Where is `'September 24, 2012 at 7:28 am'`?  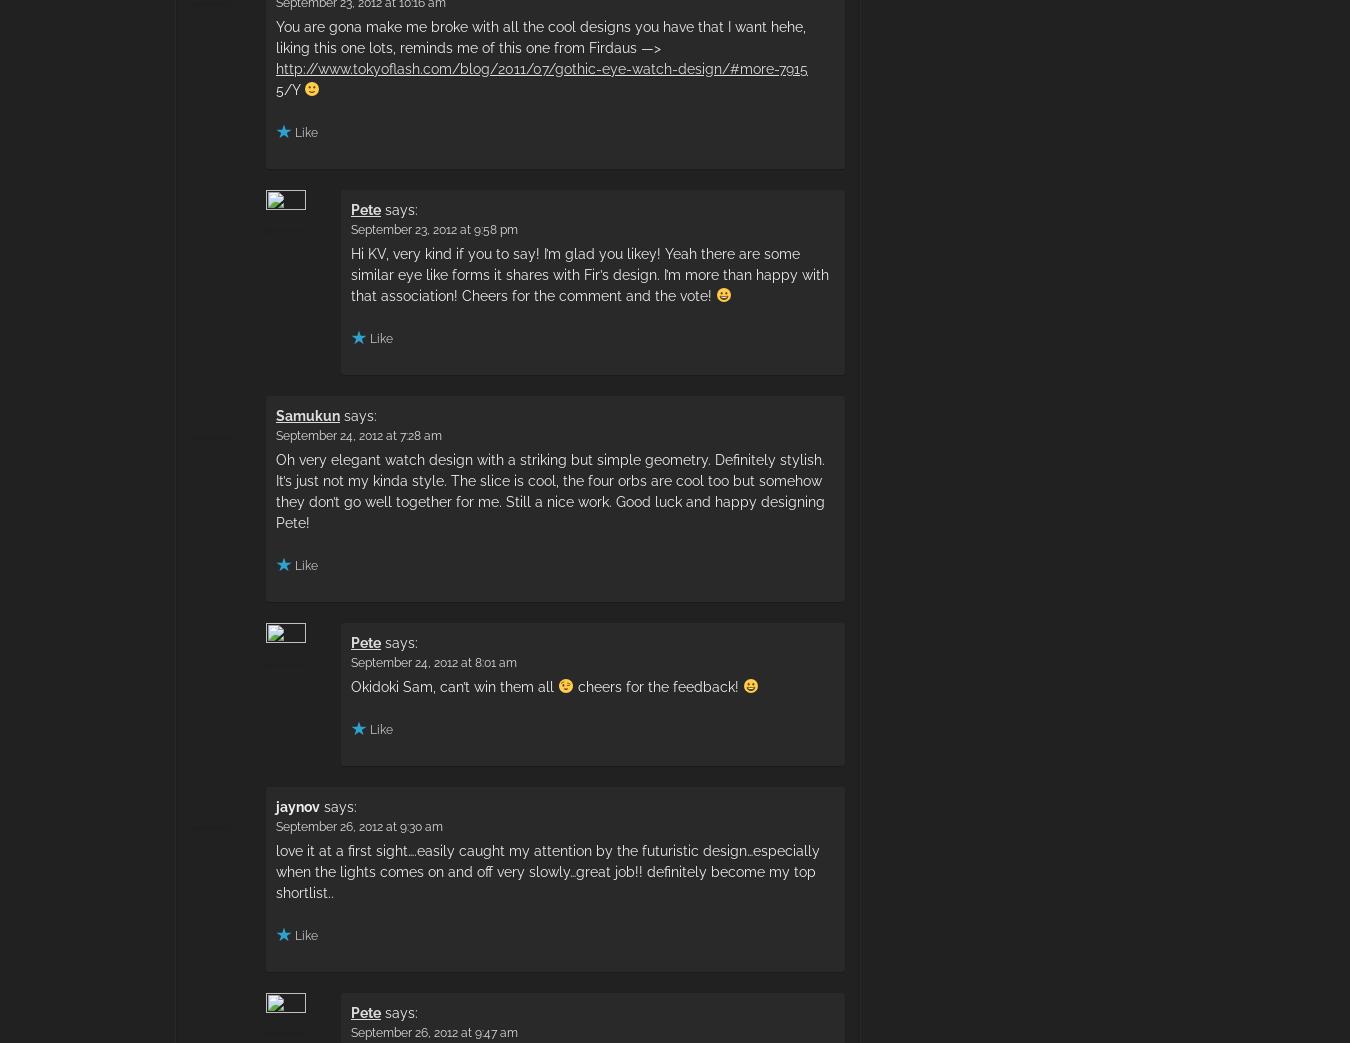 'September 24, 2012 at 7:28 am' is located at coordinates (358, 435).